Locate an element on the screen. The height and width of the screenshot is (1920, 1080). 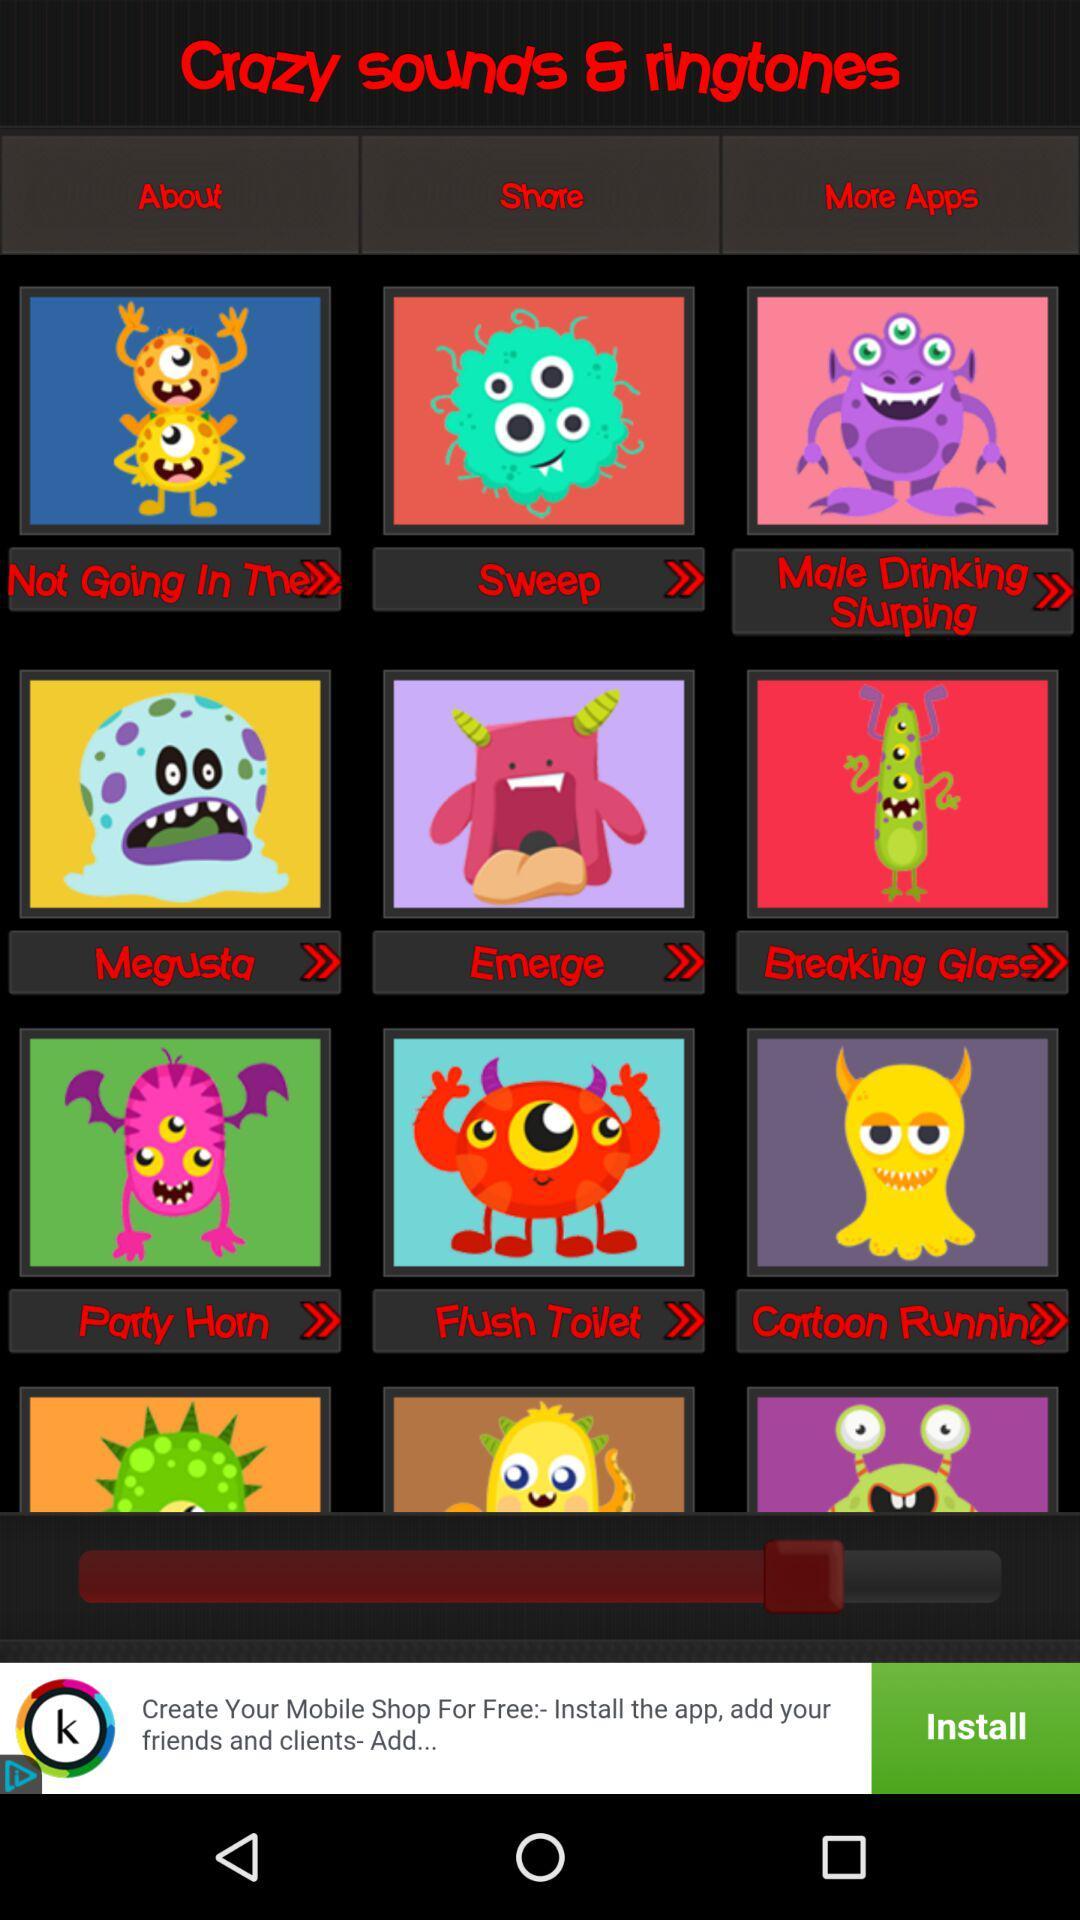
this sound is located at coordinates (174, 794).